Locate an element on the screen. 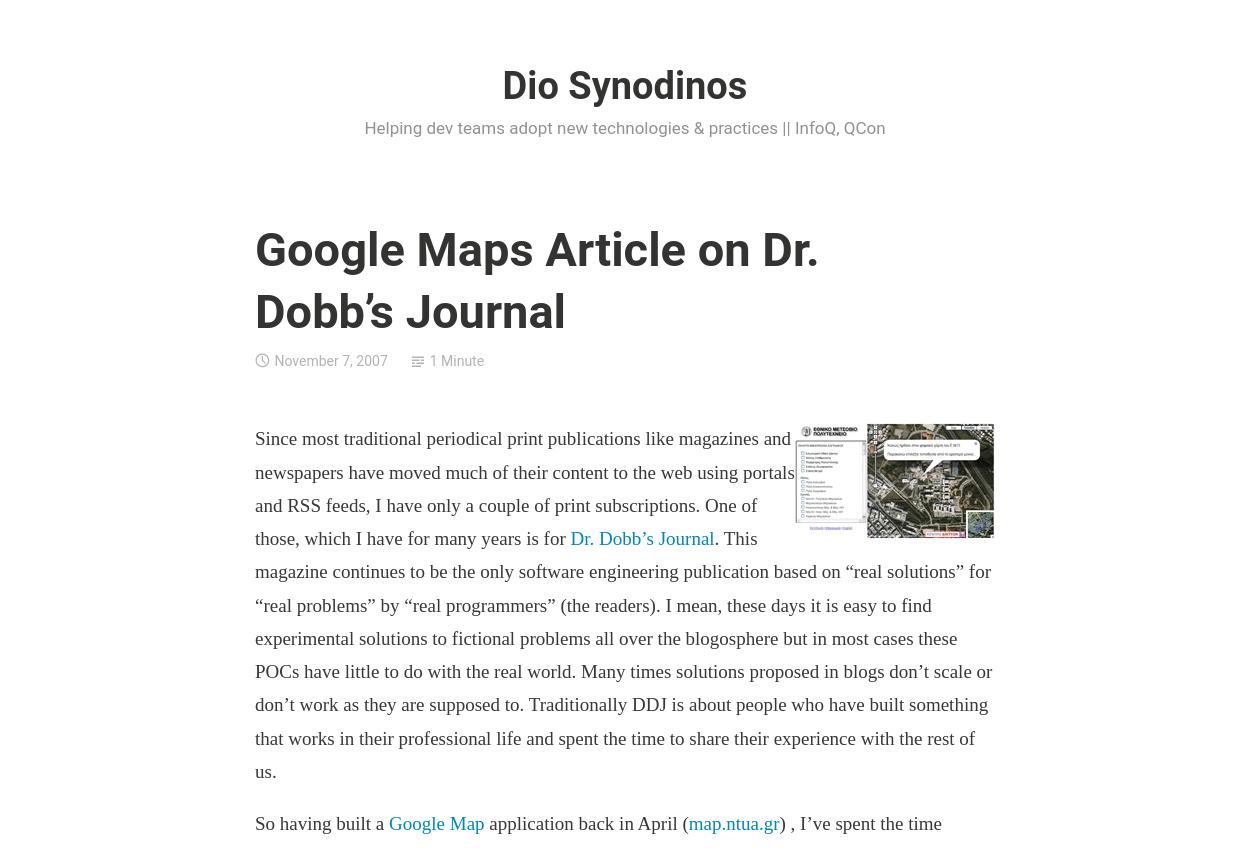  'Dio Synodinos' is located at coordinates (623, 85).